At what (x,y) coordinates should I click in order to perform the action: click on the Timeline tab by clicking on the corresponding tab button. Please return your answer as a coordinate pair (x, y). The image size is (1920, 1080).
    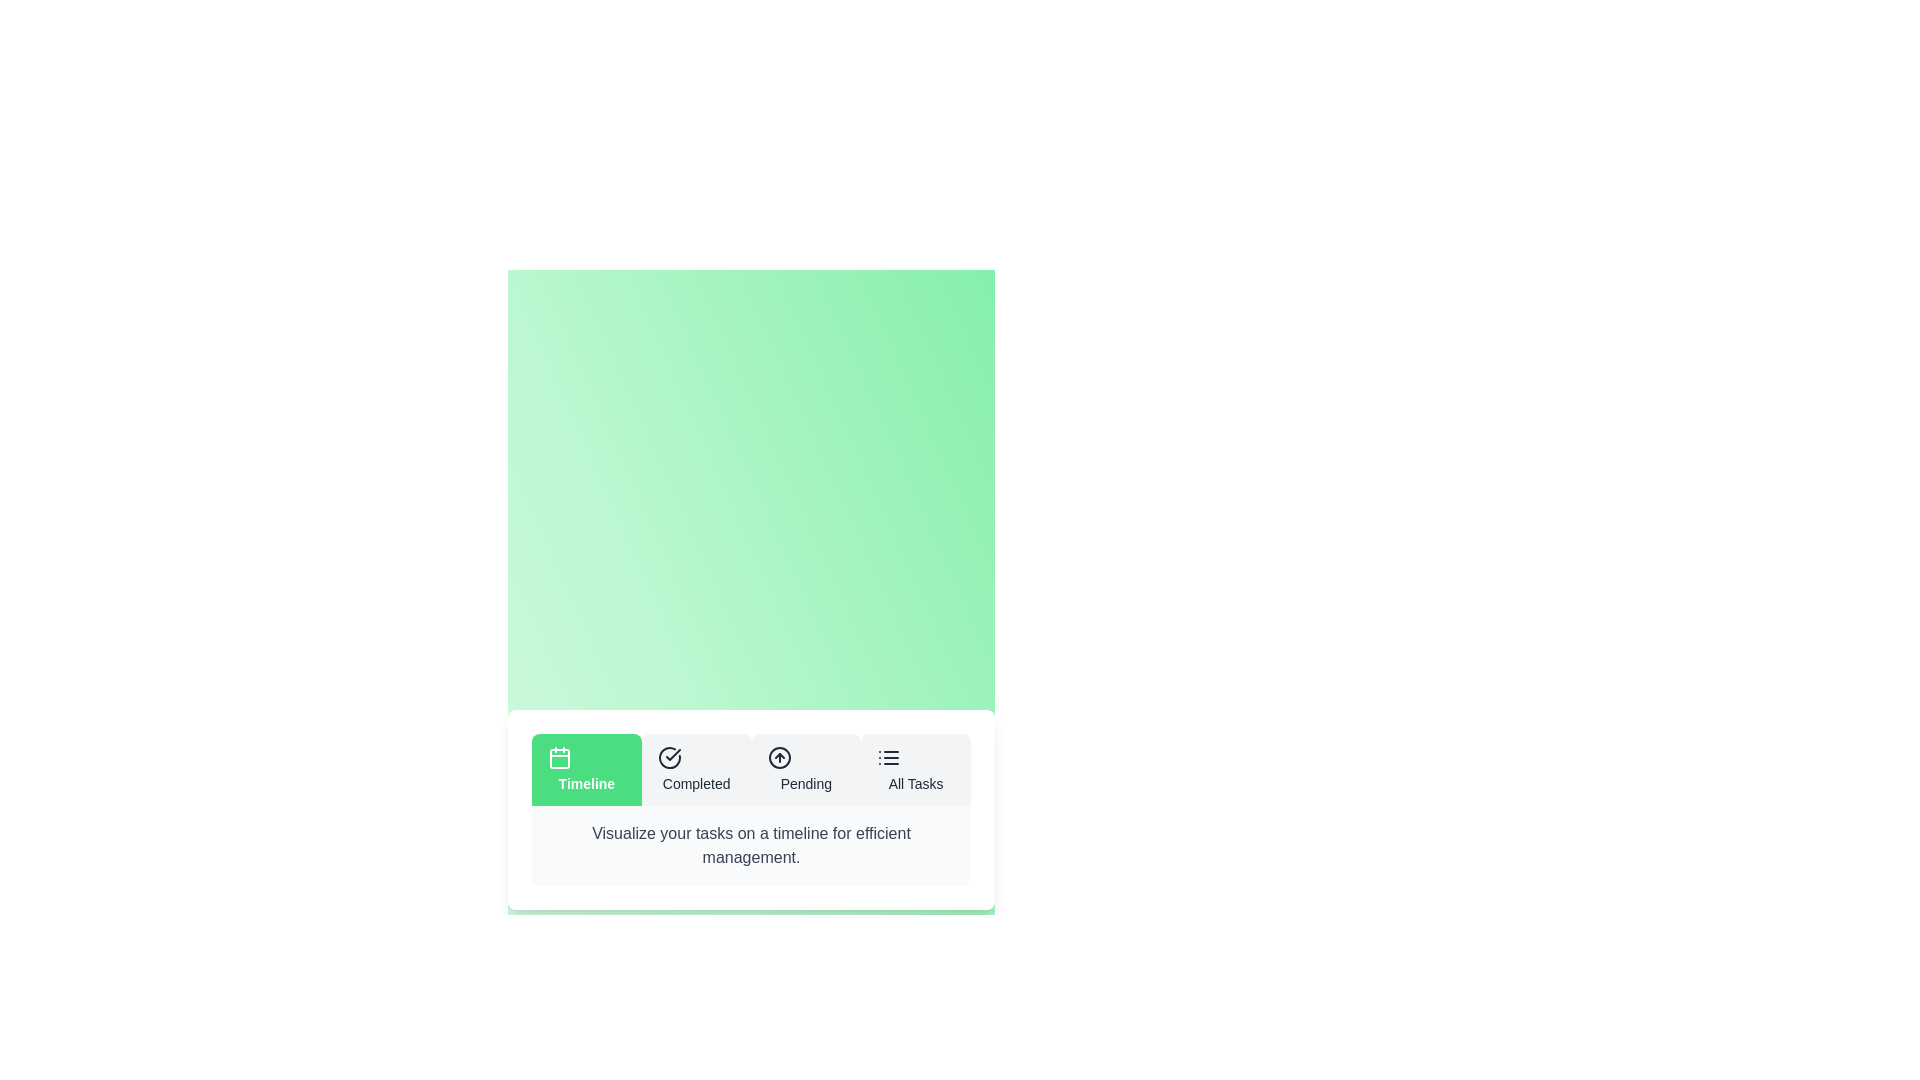
    Looking at the image, I should click on (585, 769).